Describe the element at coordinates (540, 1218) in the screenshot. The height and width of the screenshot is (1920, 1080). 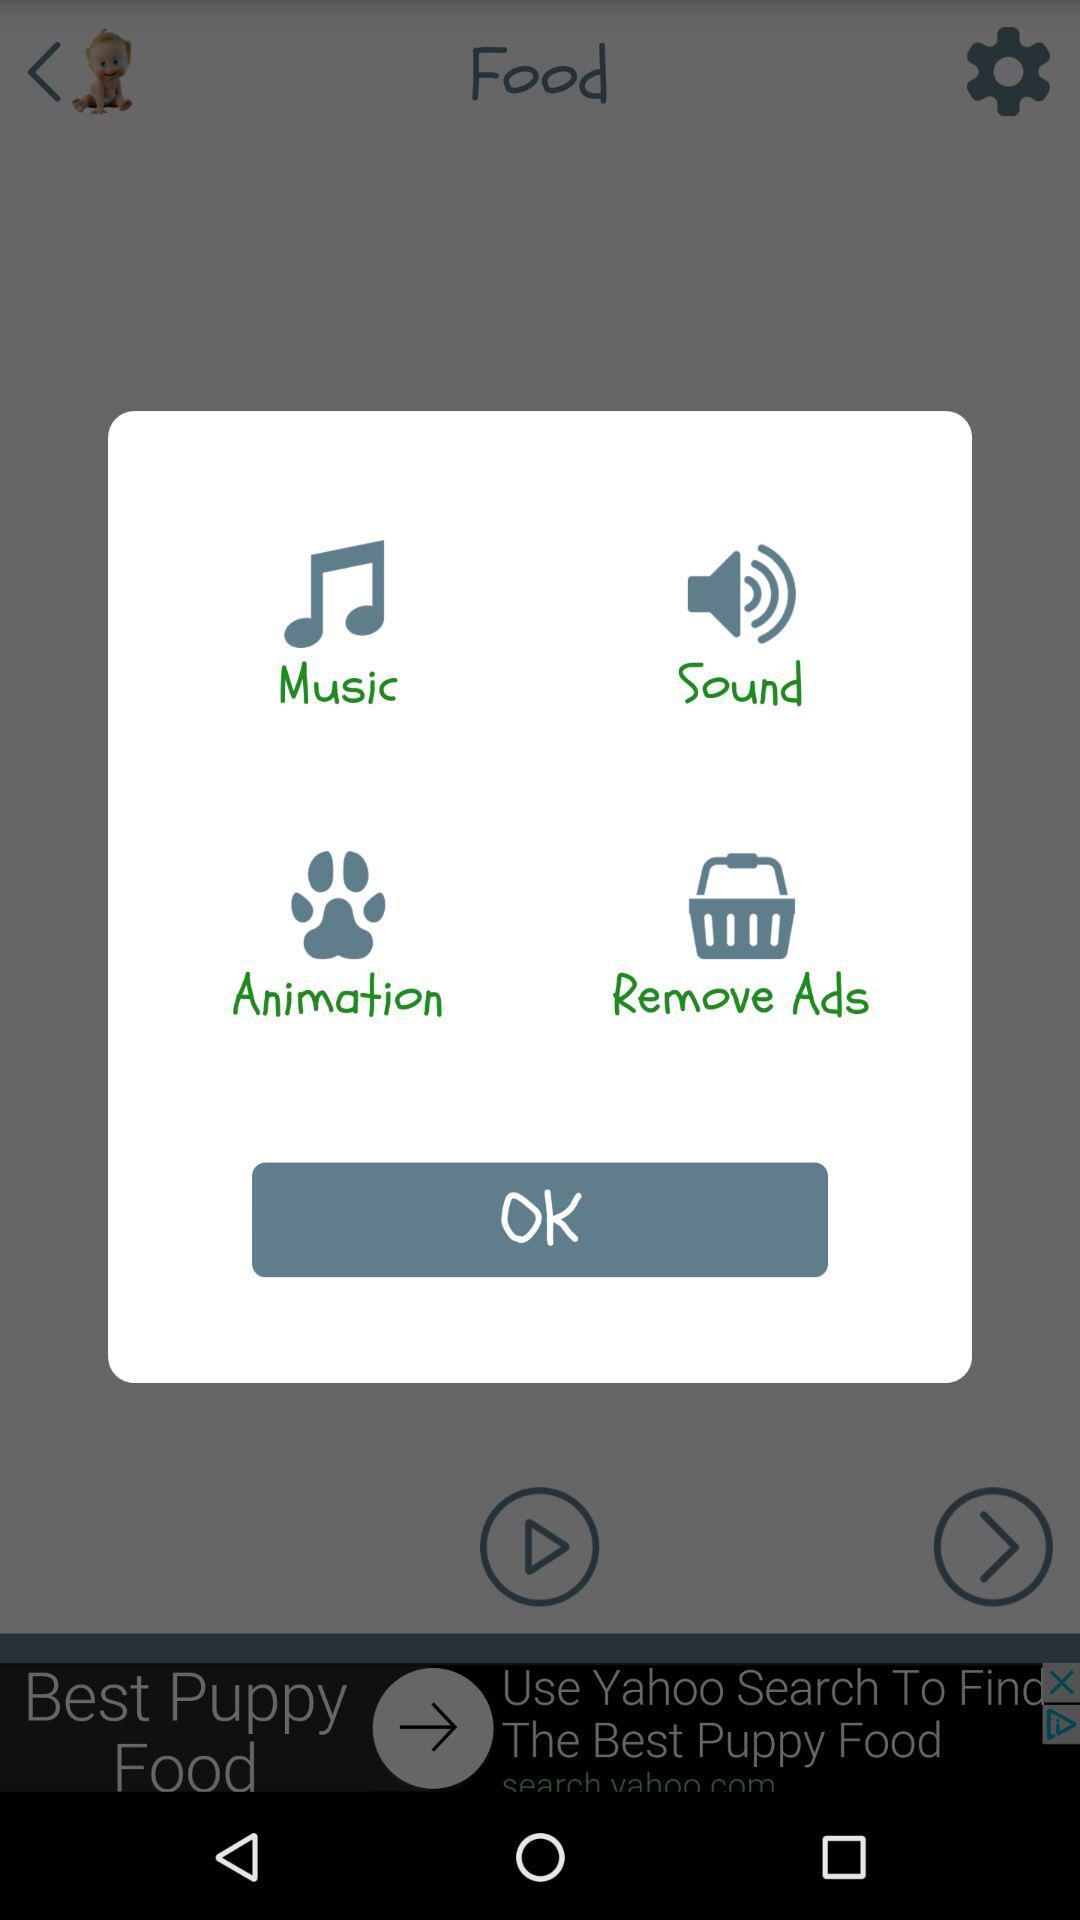
I see `app below the animation item` at that location.